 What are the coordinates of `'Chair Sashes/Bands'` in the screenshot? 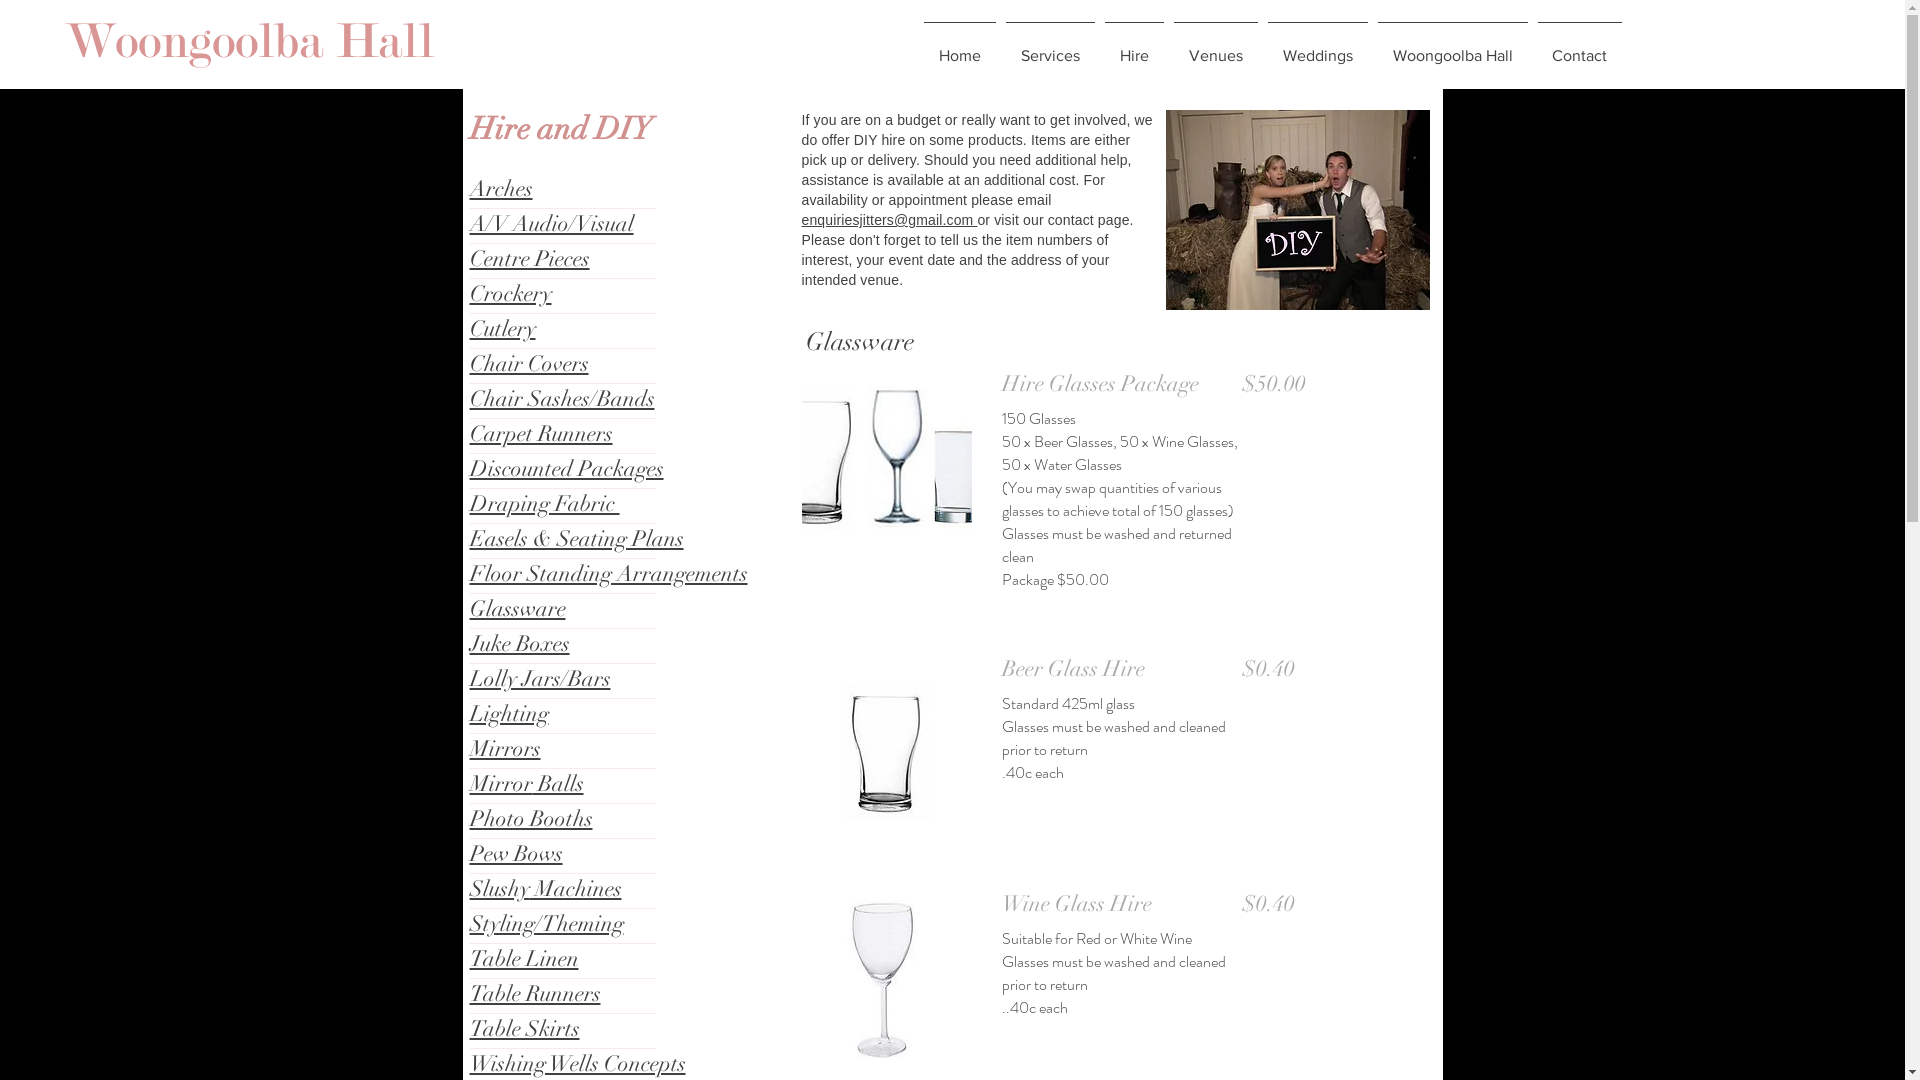 It's located at (561, 398).